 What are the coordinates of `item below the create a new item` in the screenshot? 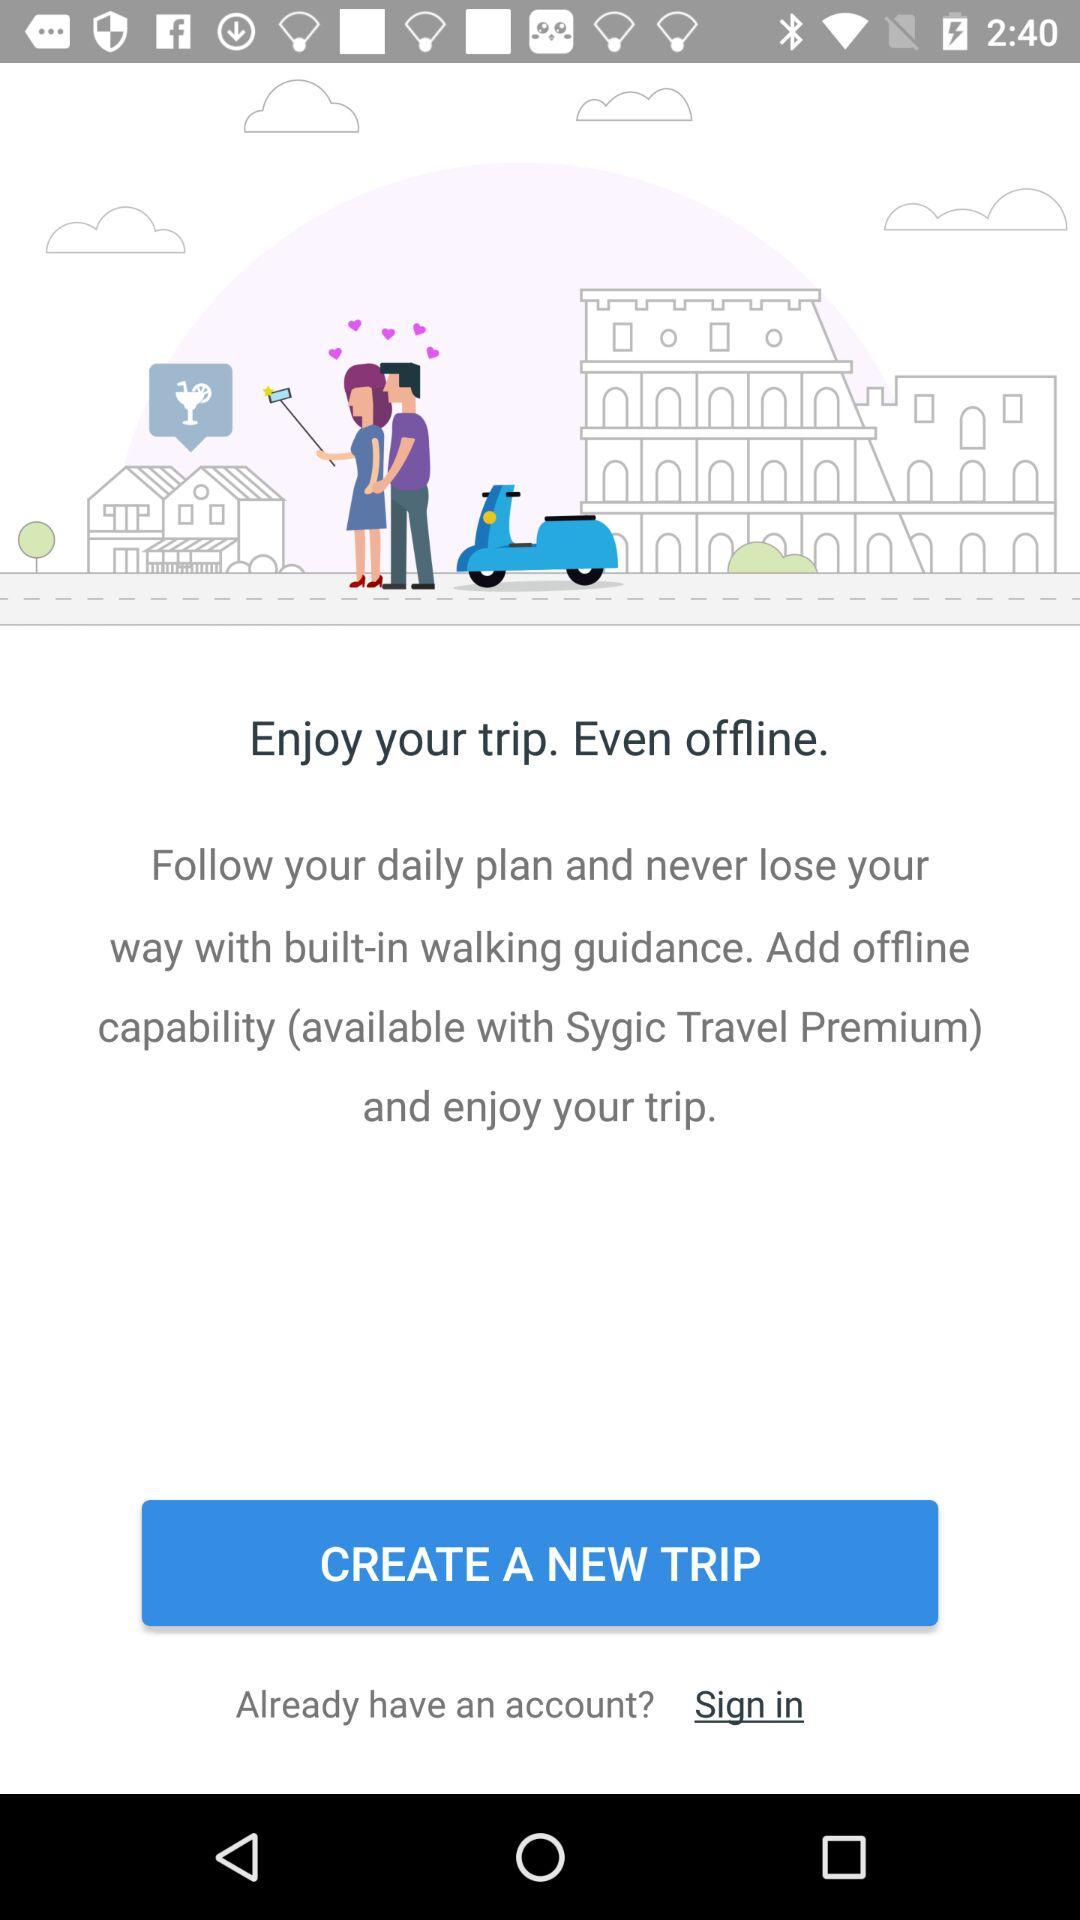 It's located at (749, 1702).